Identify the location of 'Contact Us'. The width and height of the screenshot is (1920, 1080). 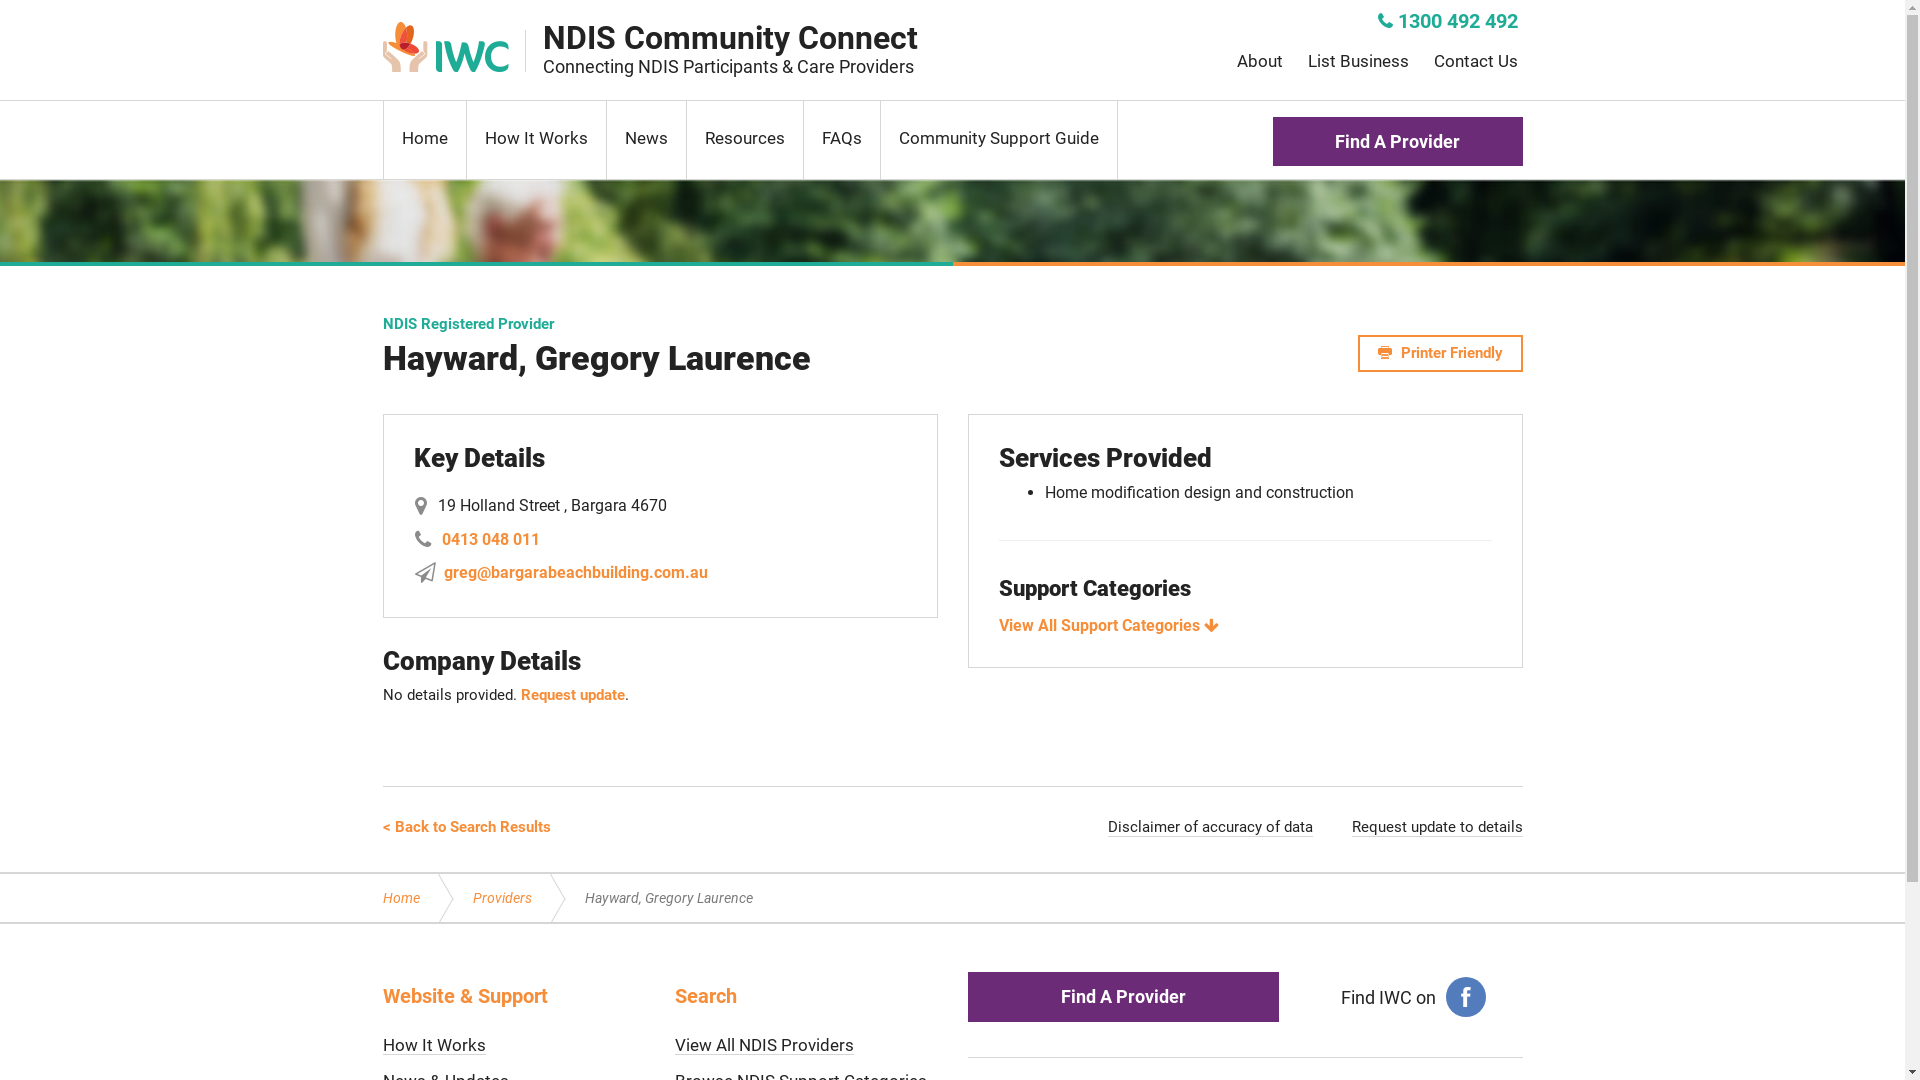
(1476, 59).